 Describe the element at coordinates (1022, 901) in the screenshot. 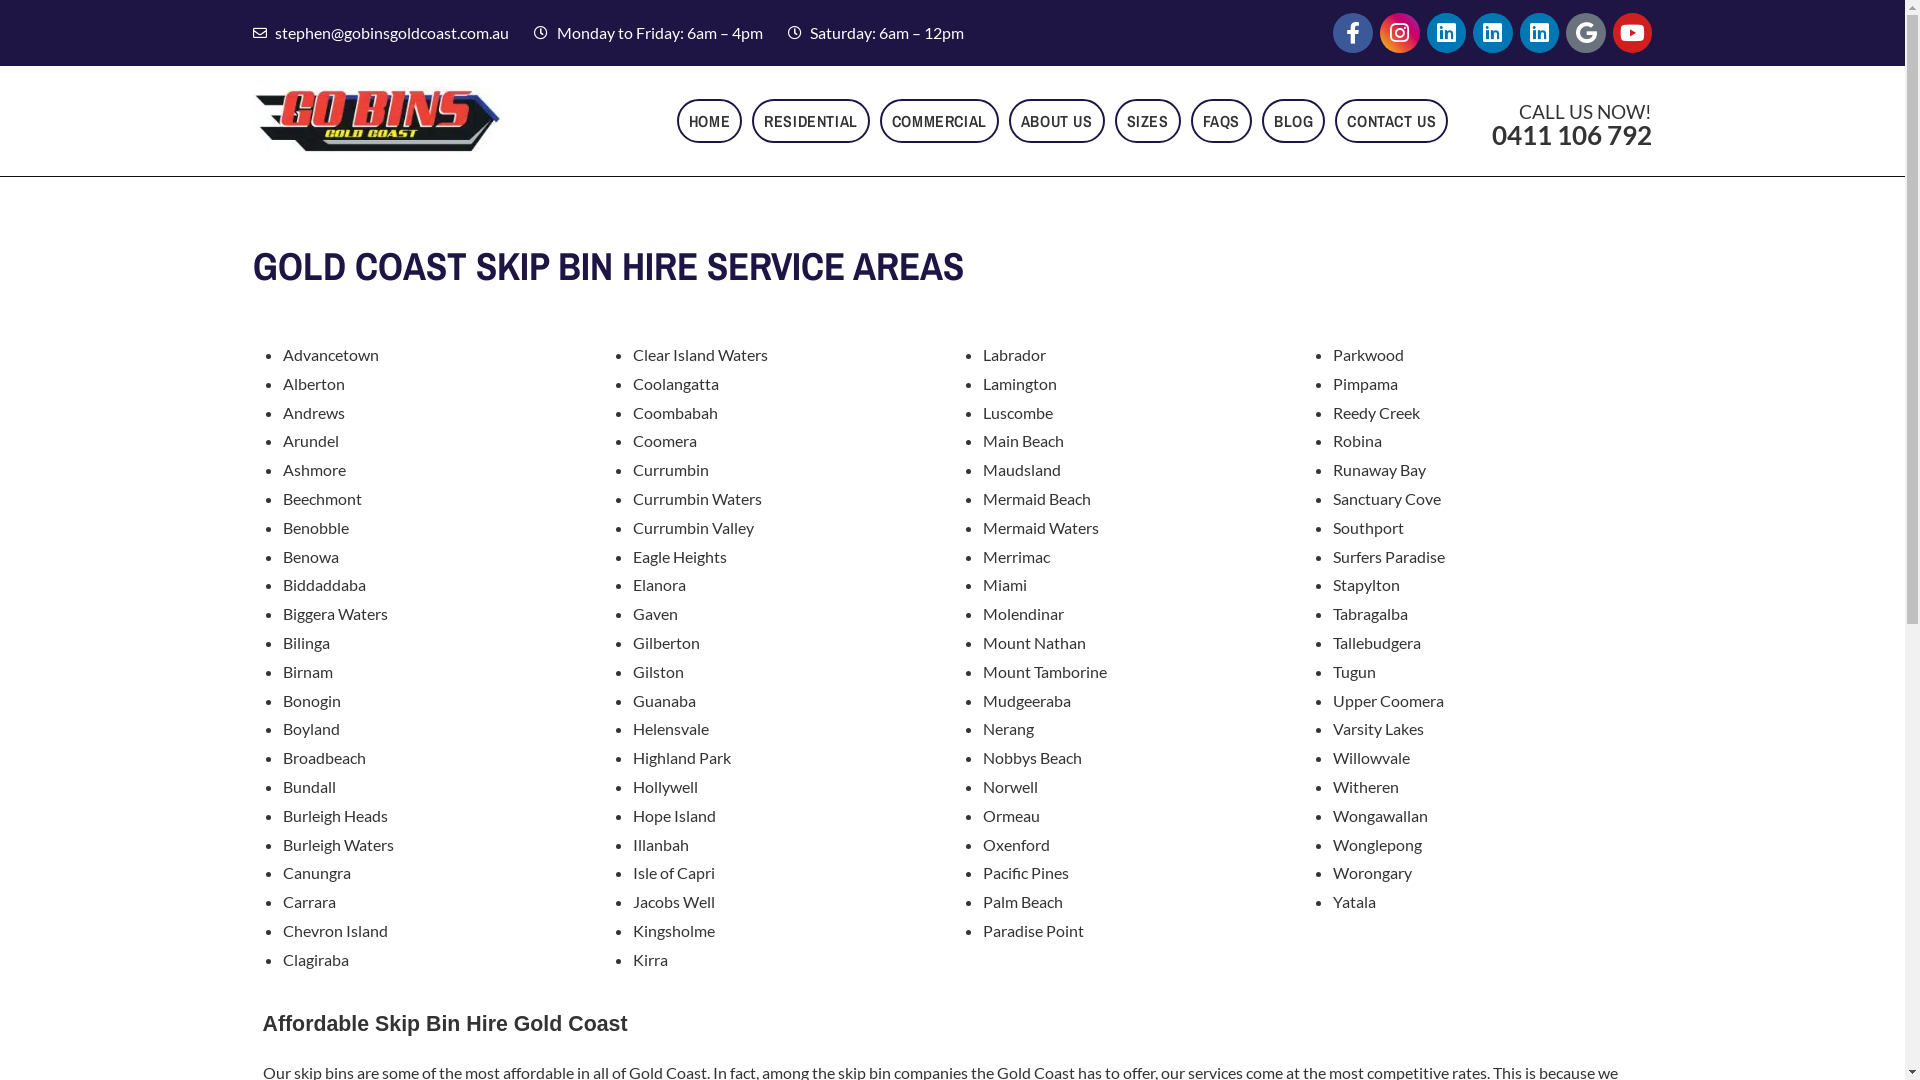

I see `'Palm Beach'` at that location.